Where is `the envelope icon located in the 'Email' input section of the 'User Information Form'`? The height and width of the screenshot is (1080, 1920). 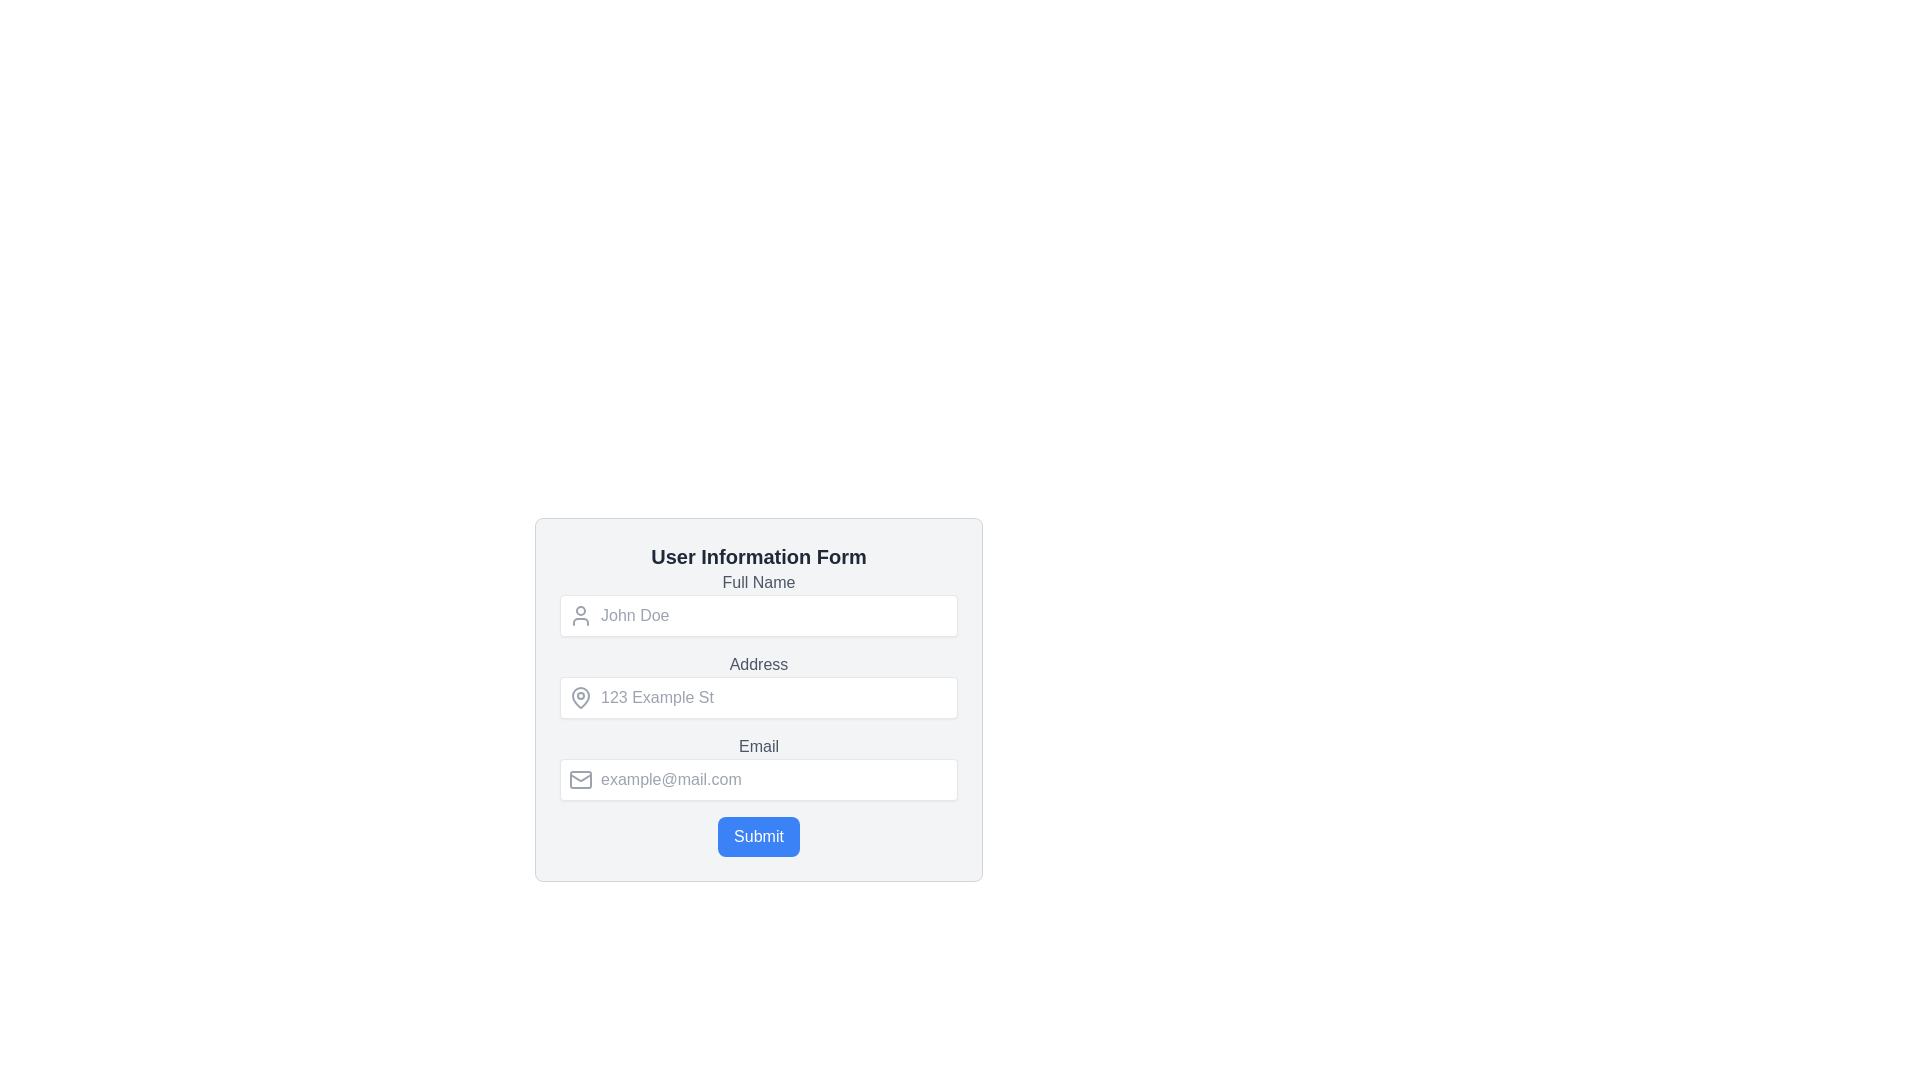 the envelope icon located in the 'Email' input section of the 'User Information Form' is located at coordinates (579, 778).